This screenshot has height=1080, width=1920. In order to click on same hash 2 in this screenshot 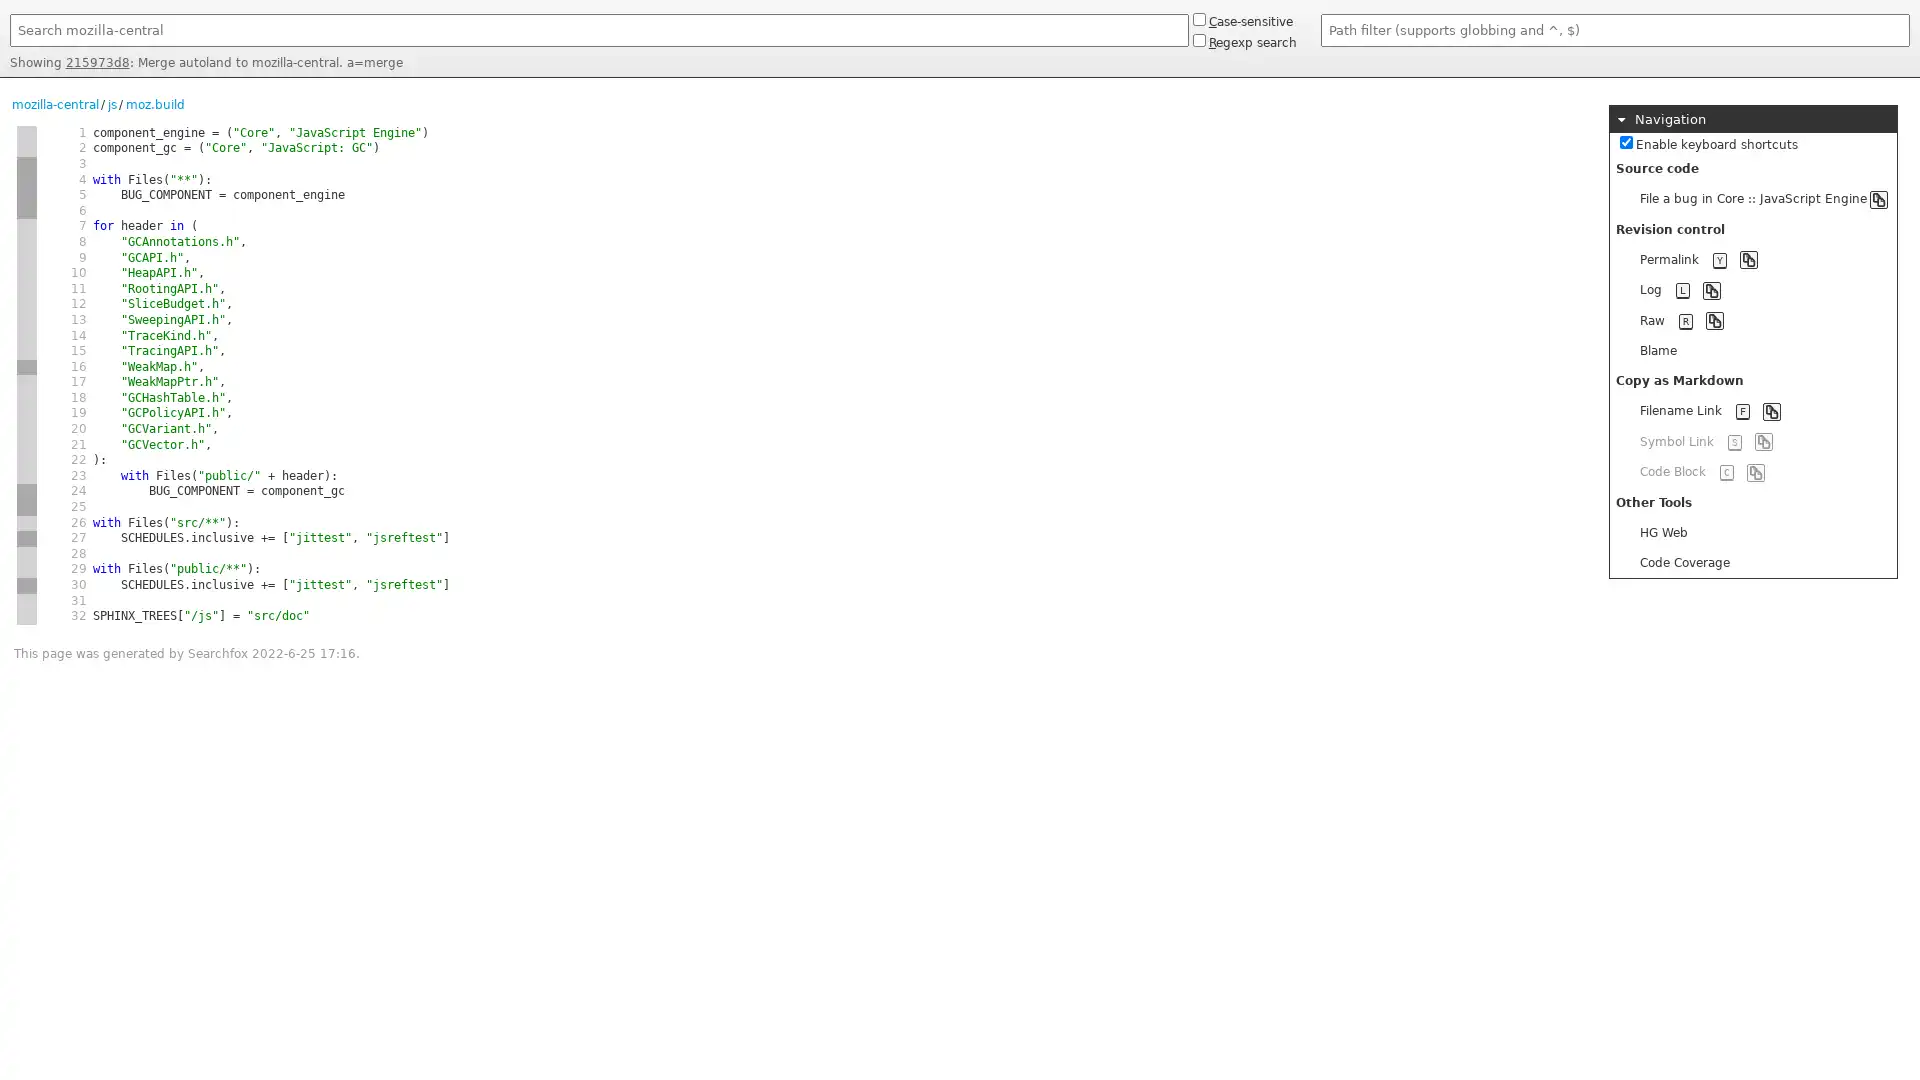, I will do `click(27, 195)`.